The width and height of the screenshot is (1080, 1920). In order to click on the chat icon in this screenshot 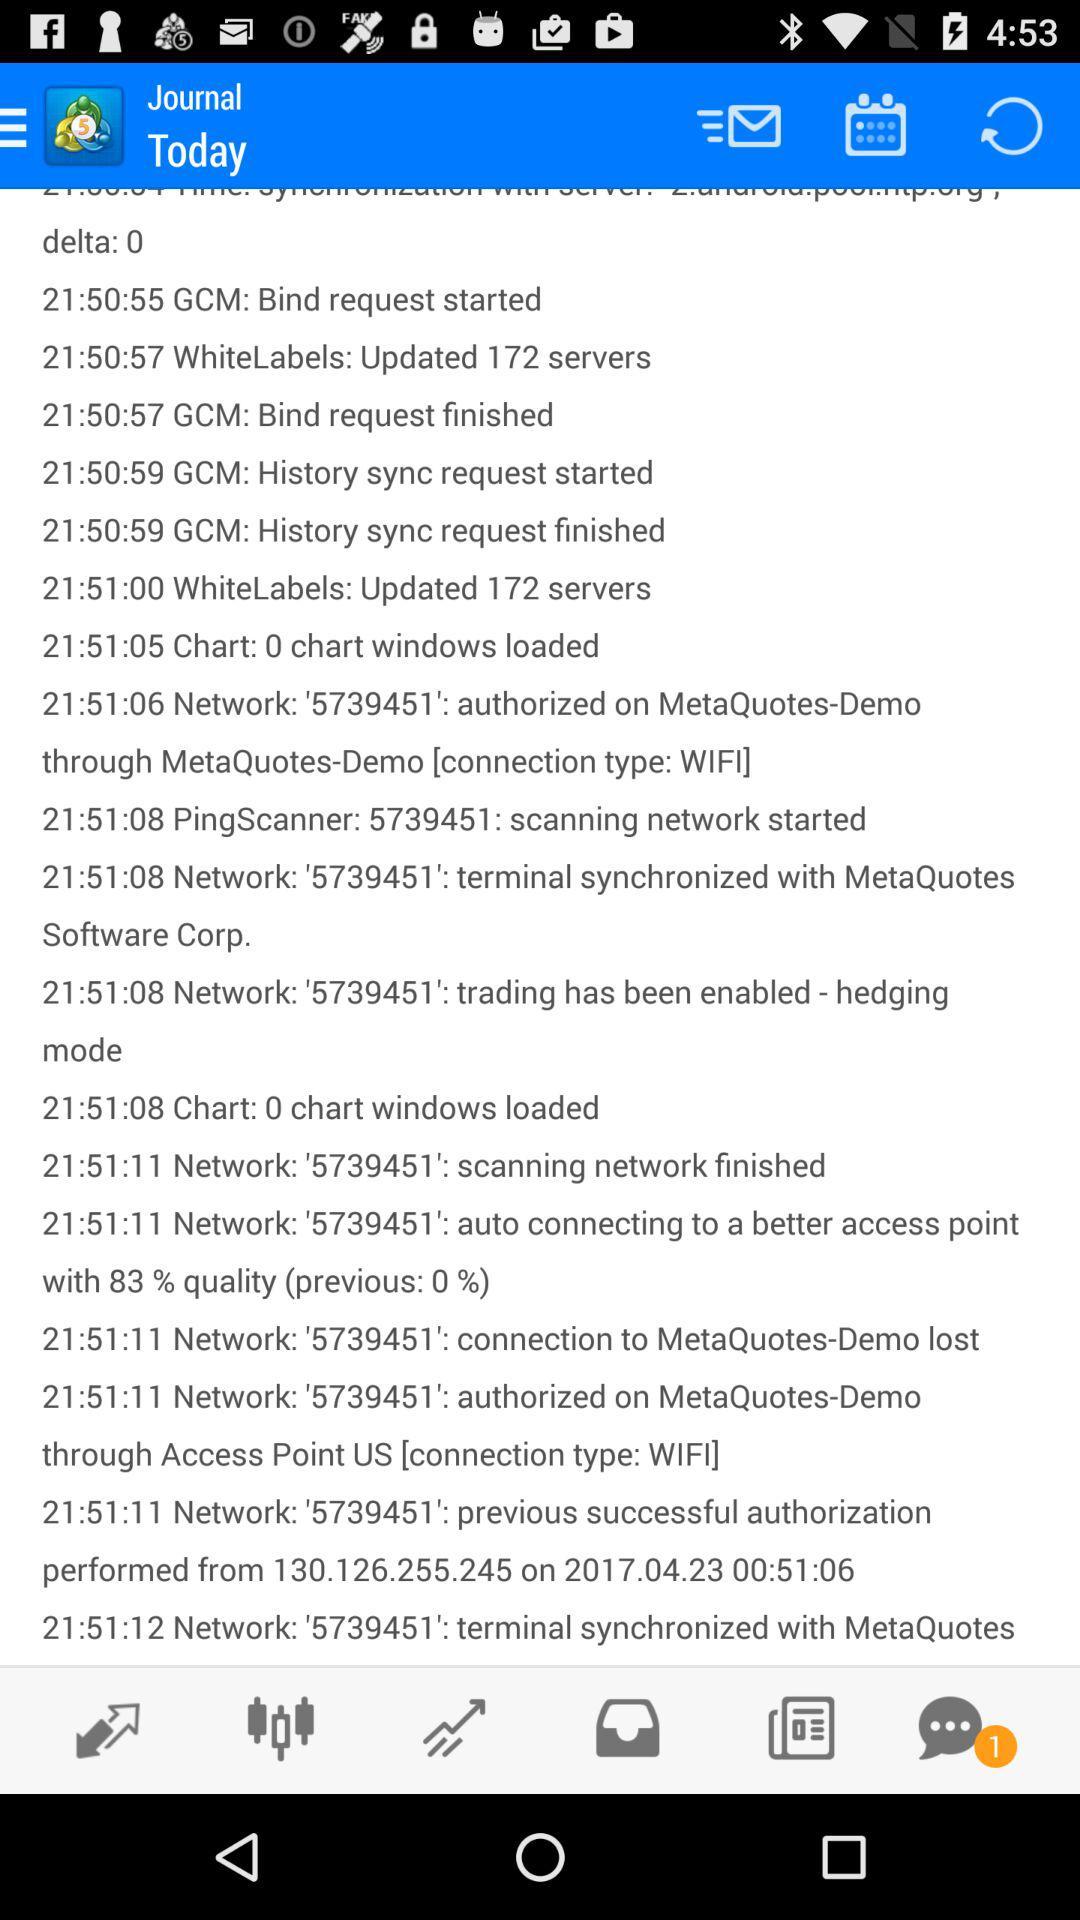, I will do `click(949, 1848)`.